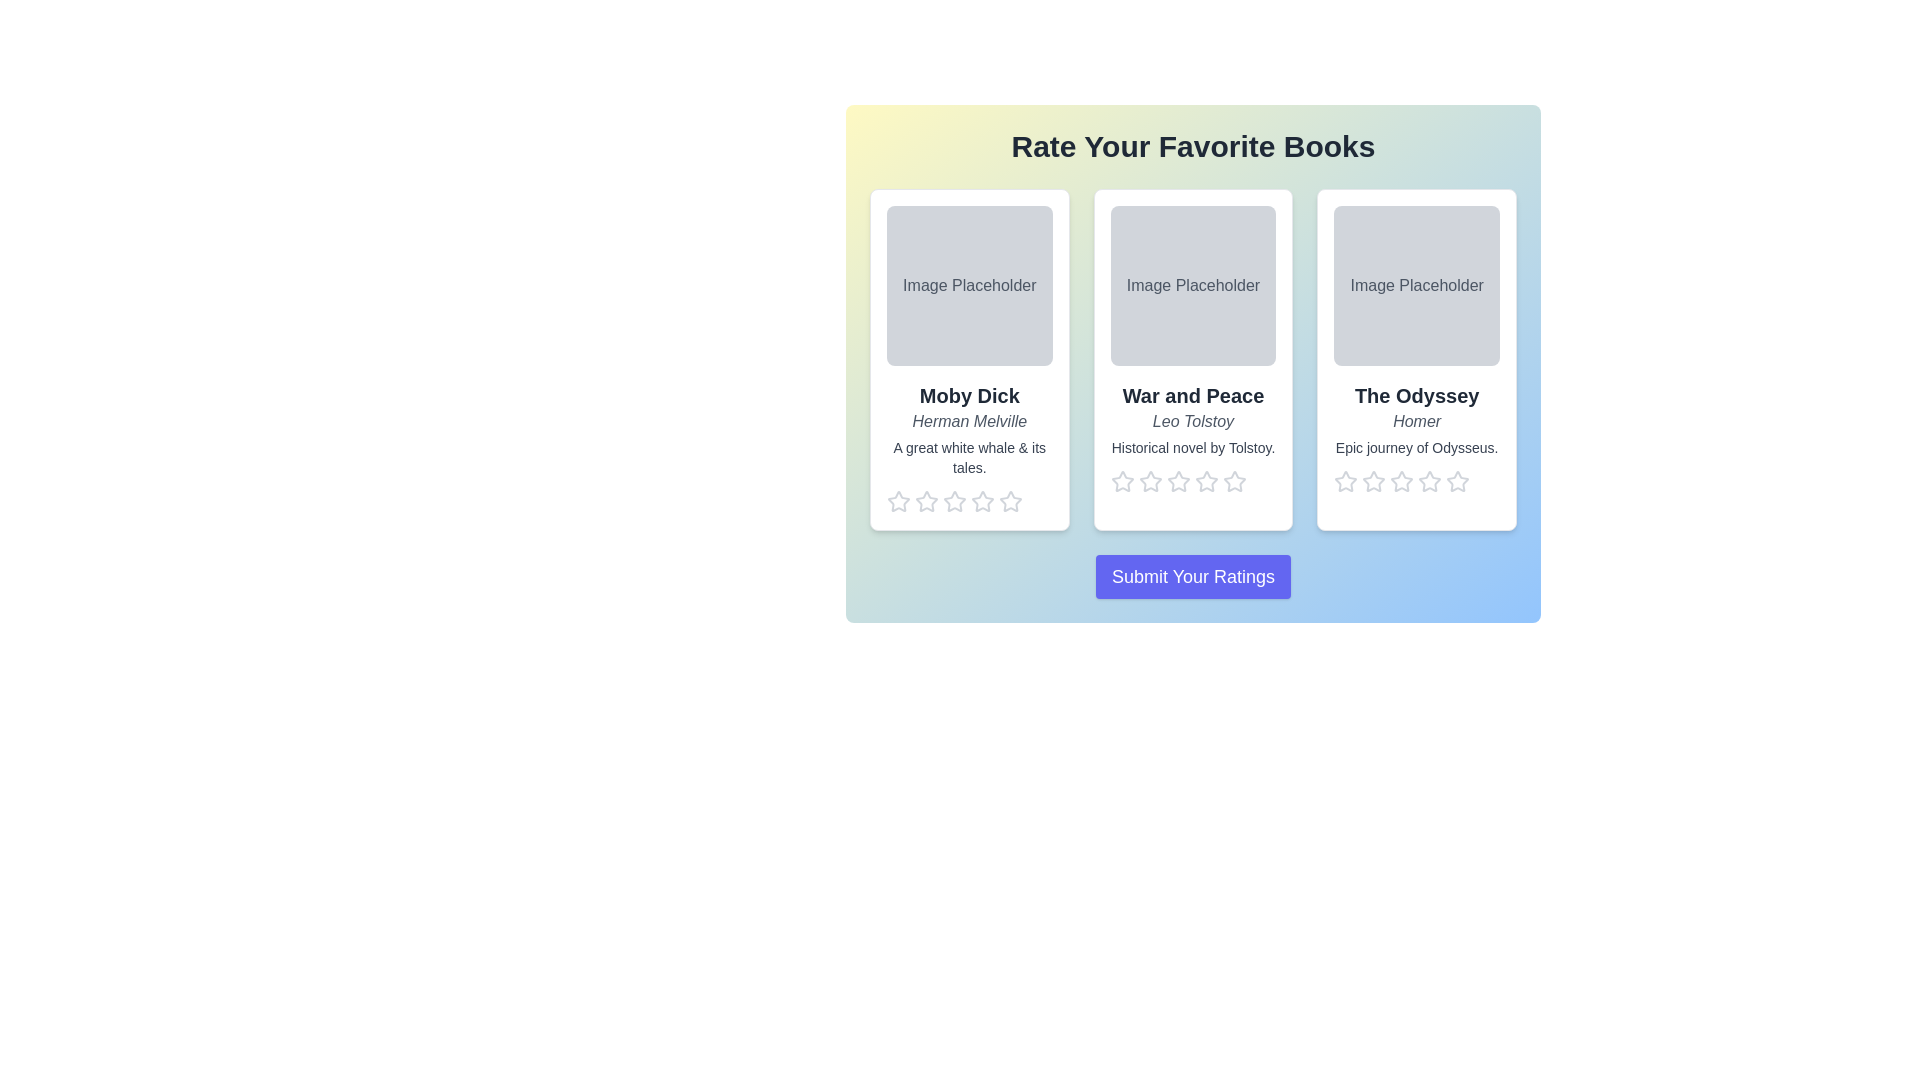 The image size is (1920, 1080). Describe the element at coordinates (1123, 482) in the screenshot. I see `the star corresponding to the rating 1 for the book War and Peace` at that location.